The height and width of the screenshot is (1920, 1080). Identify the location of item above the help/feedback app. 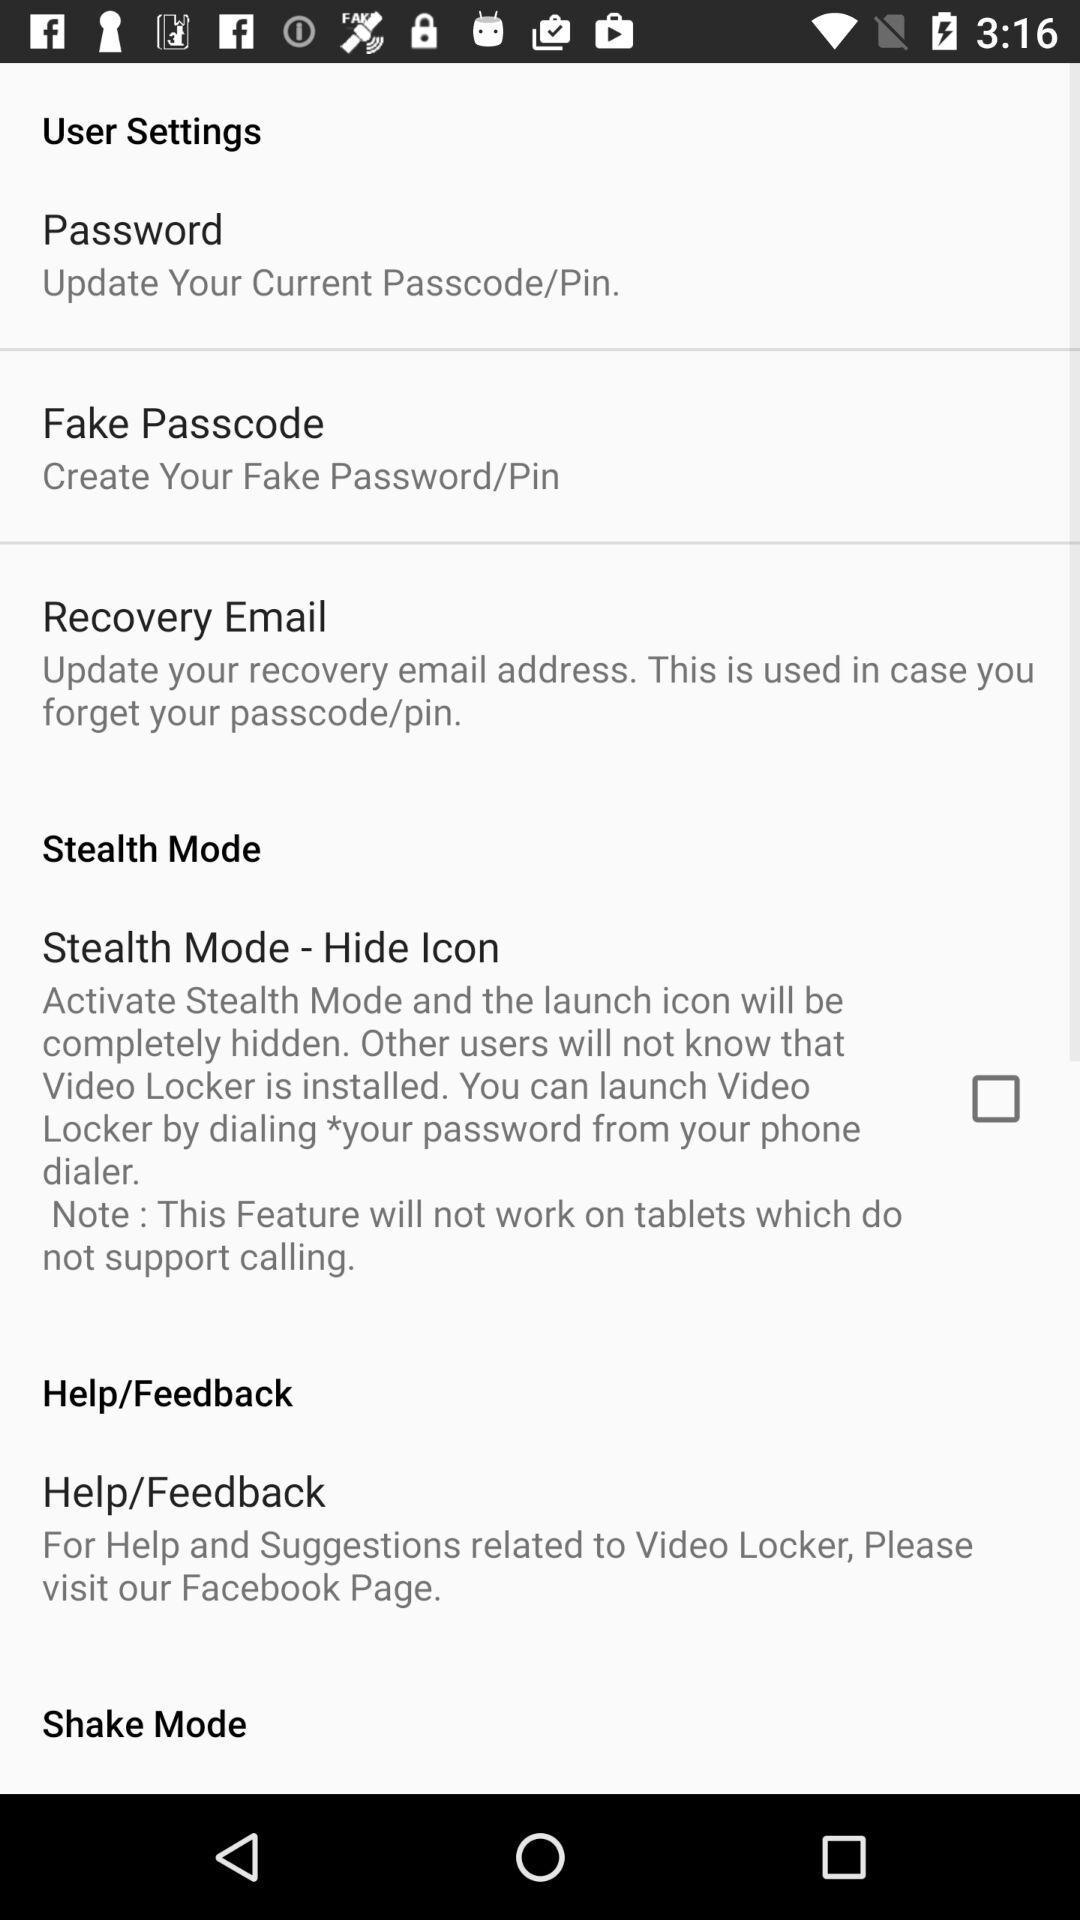
(995, 1097).